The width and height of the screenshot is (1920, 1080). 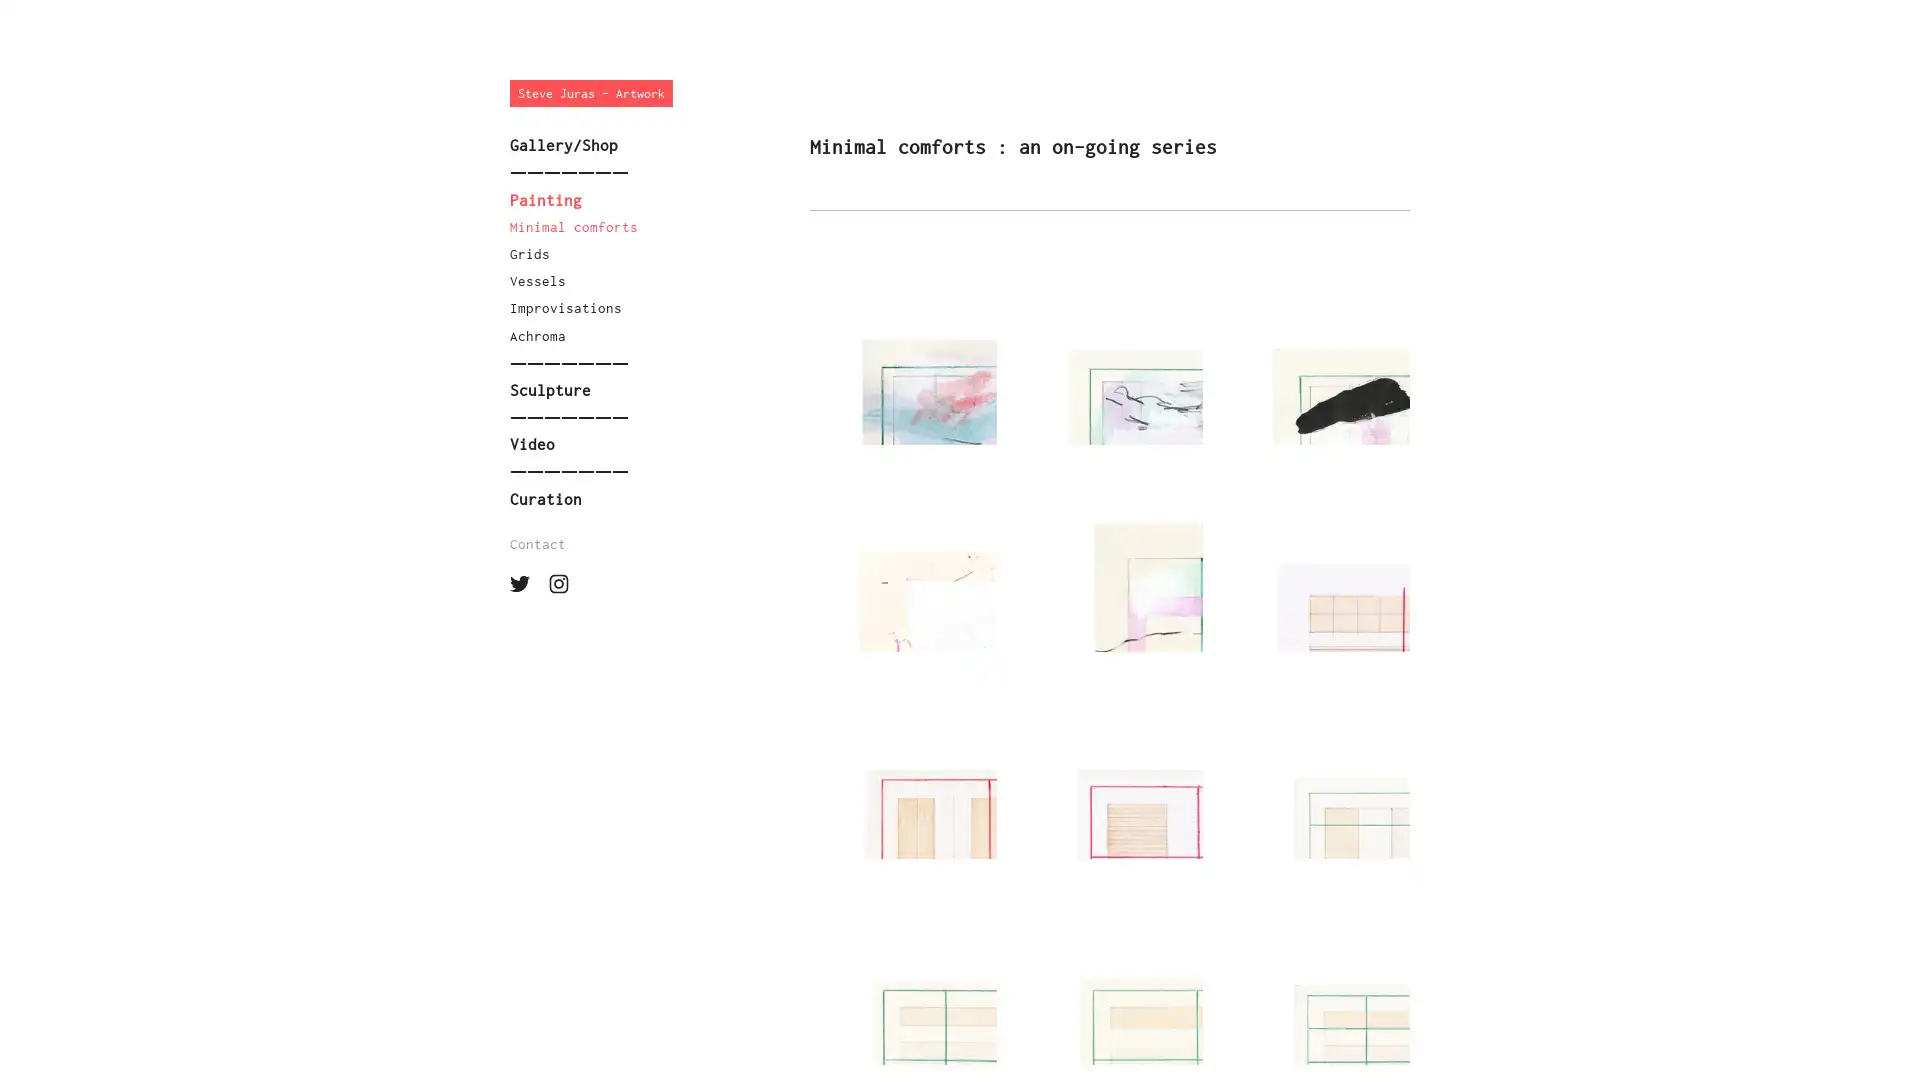 What do you see at coordinates (1315, 558) in the screenshot?
I see `View fullsize Dearly departed` at bounding box center [1315, 558].